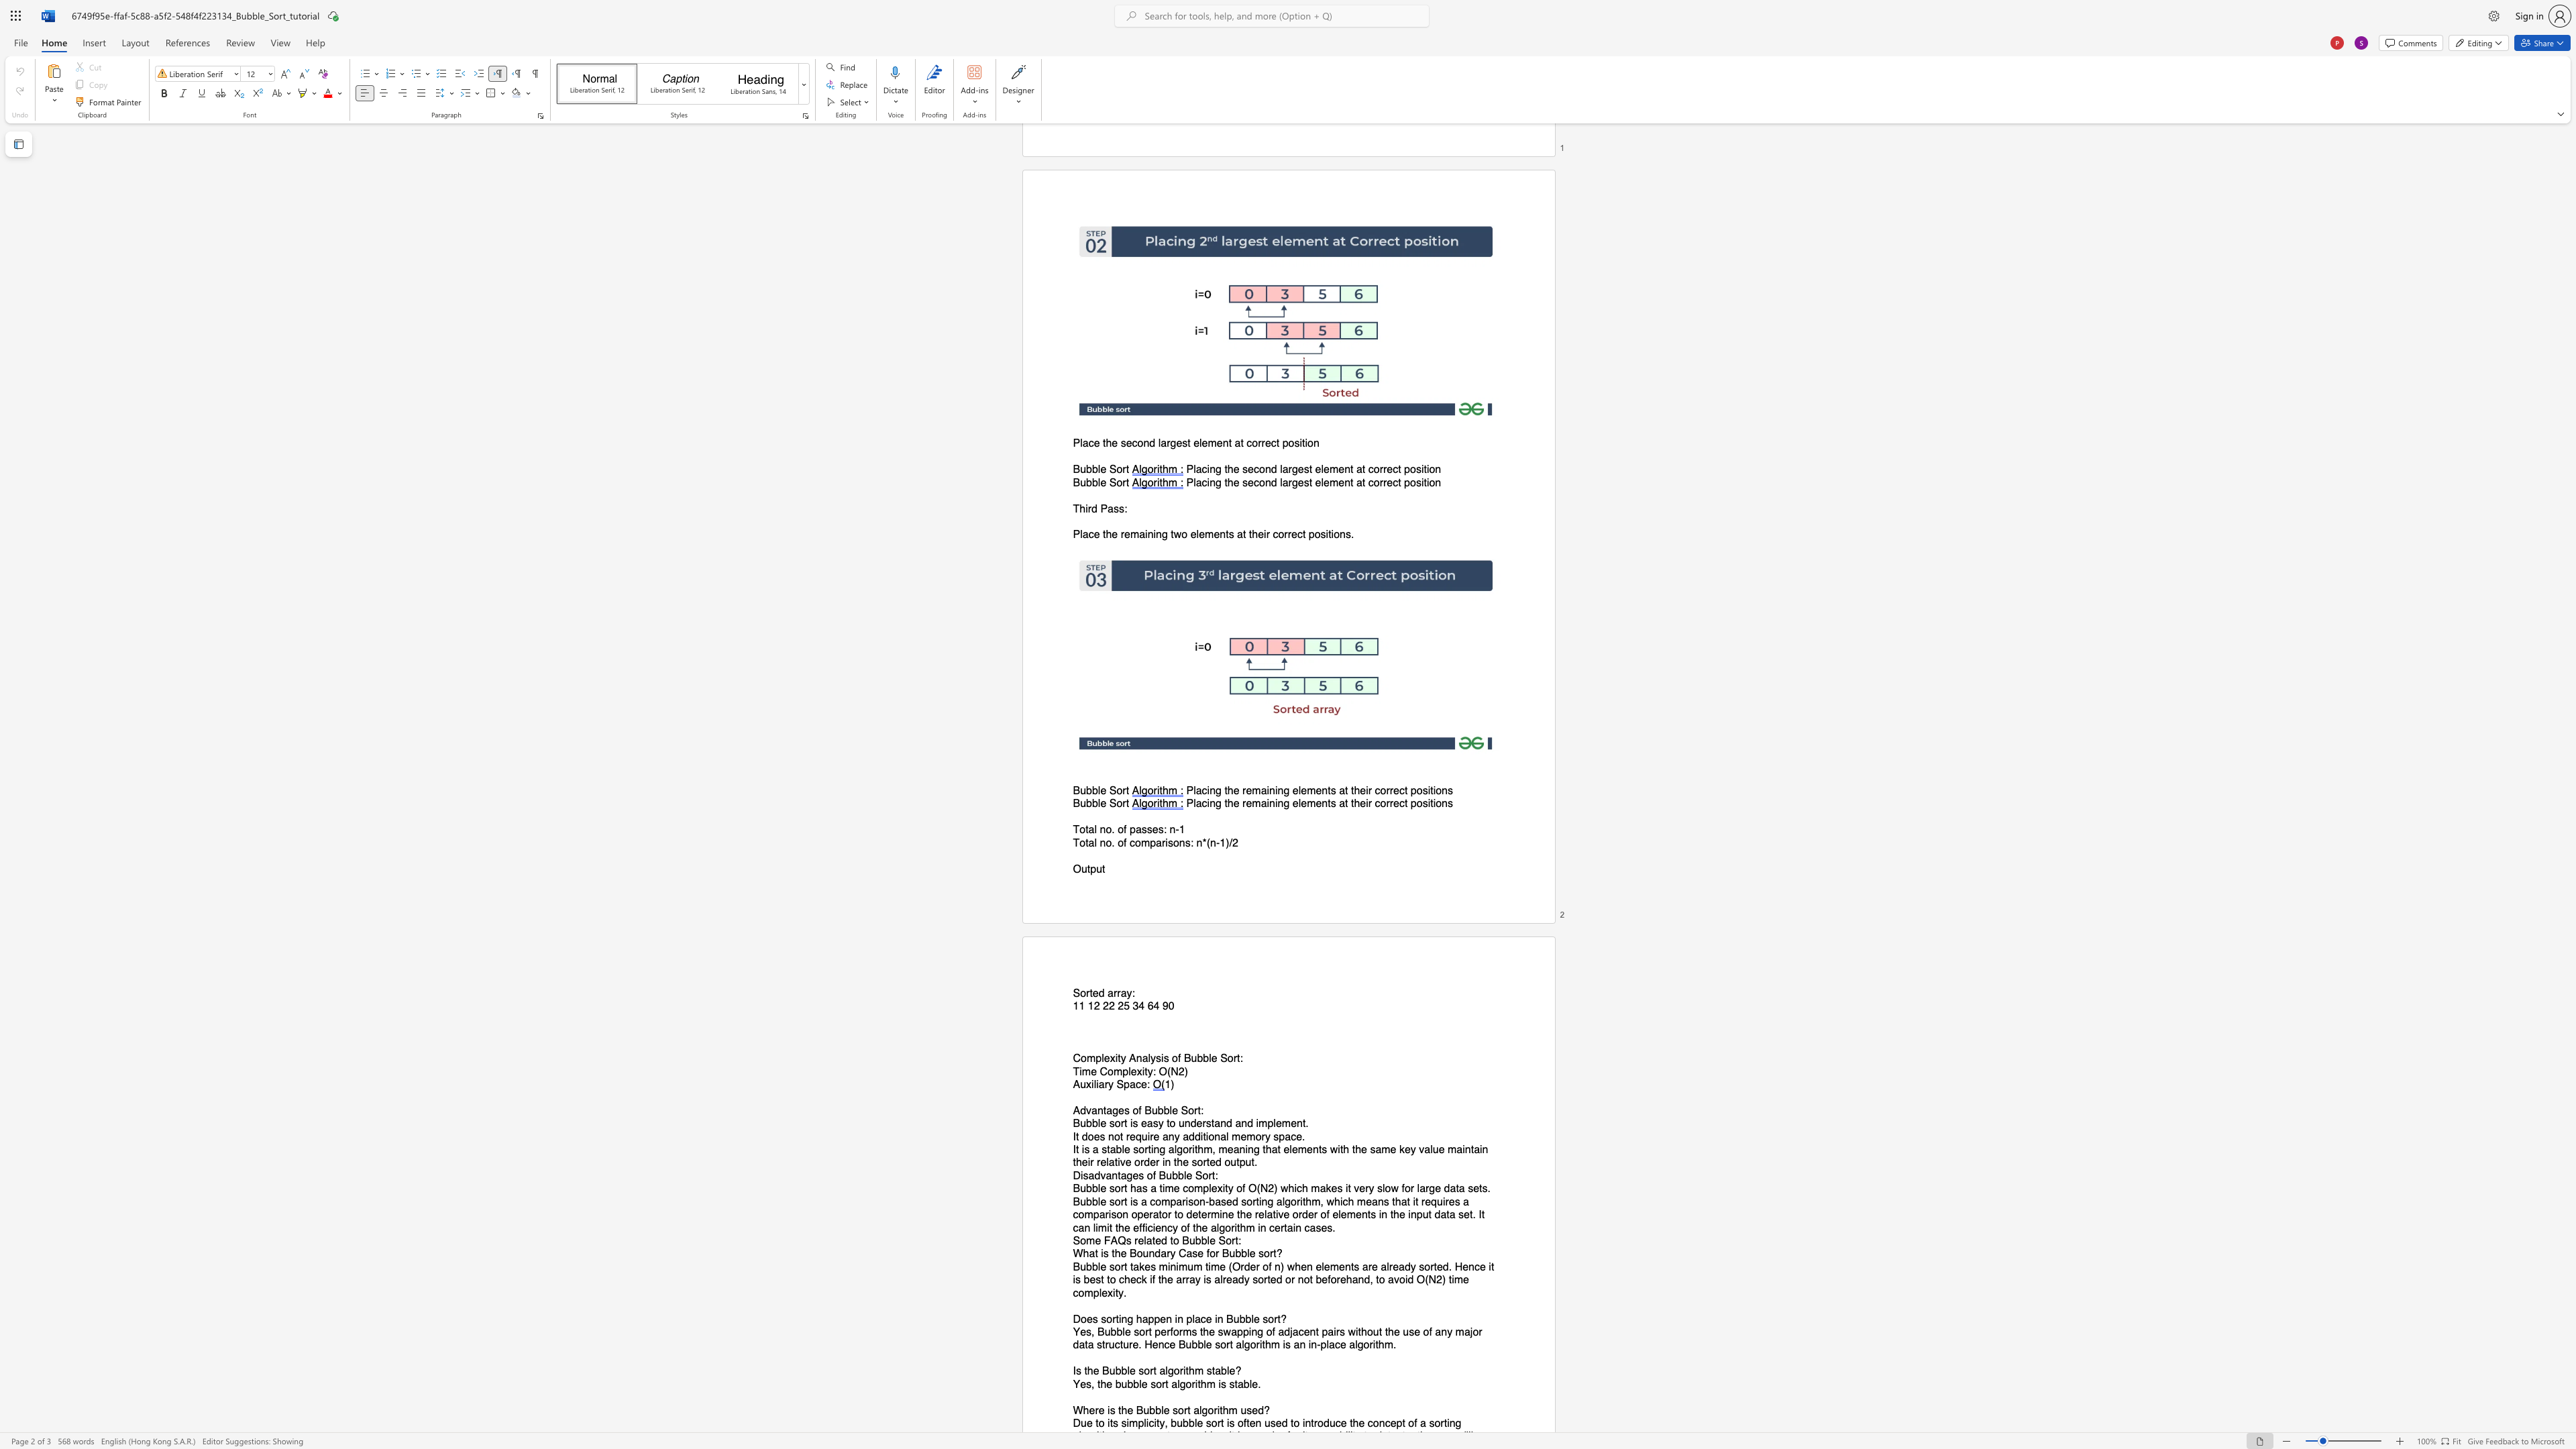 Image resolution: width=2576 pixels, height=1449 pixels. I want to click on the 1th character "l" in the text, so click(1128, 1071).